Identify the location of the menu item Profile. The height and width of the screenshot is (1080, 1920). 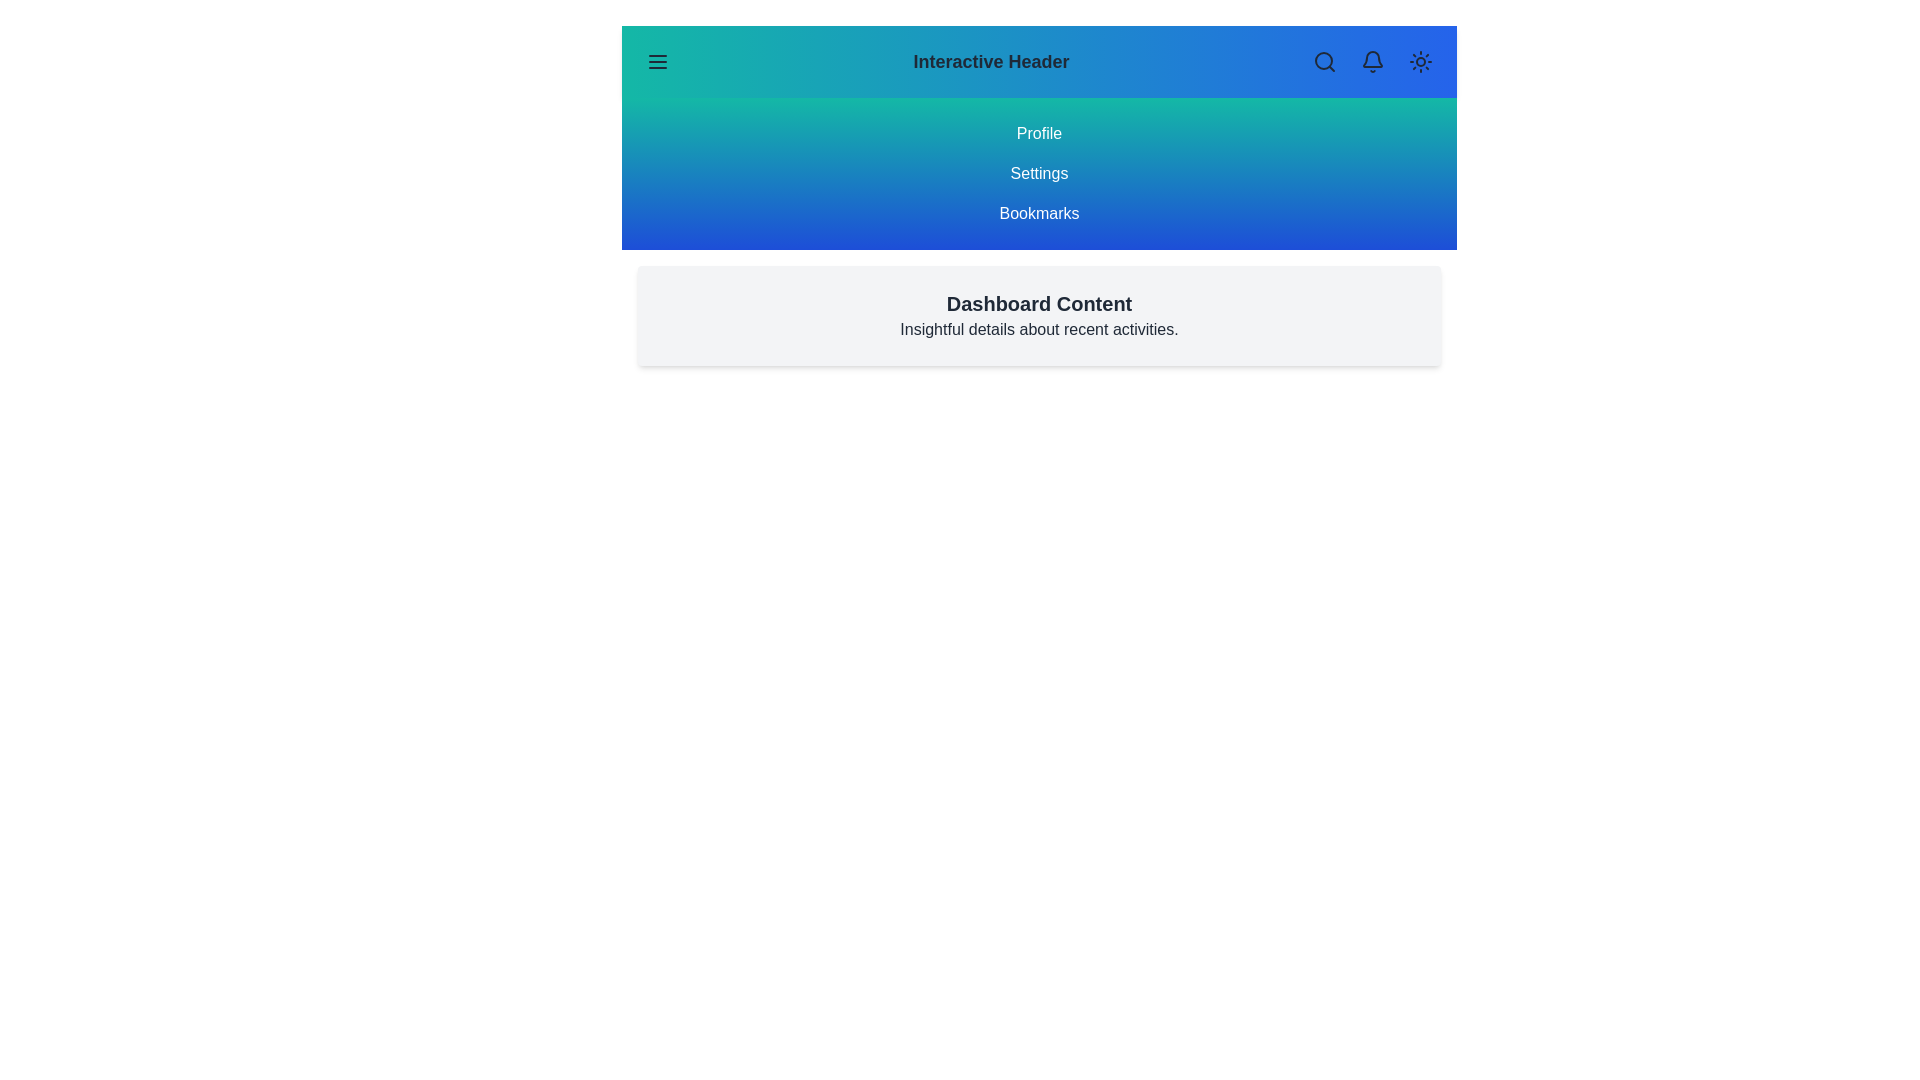
(1039, 134).